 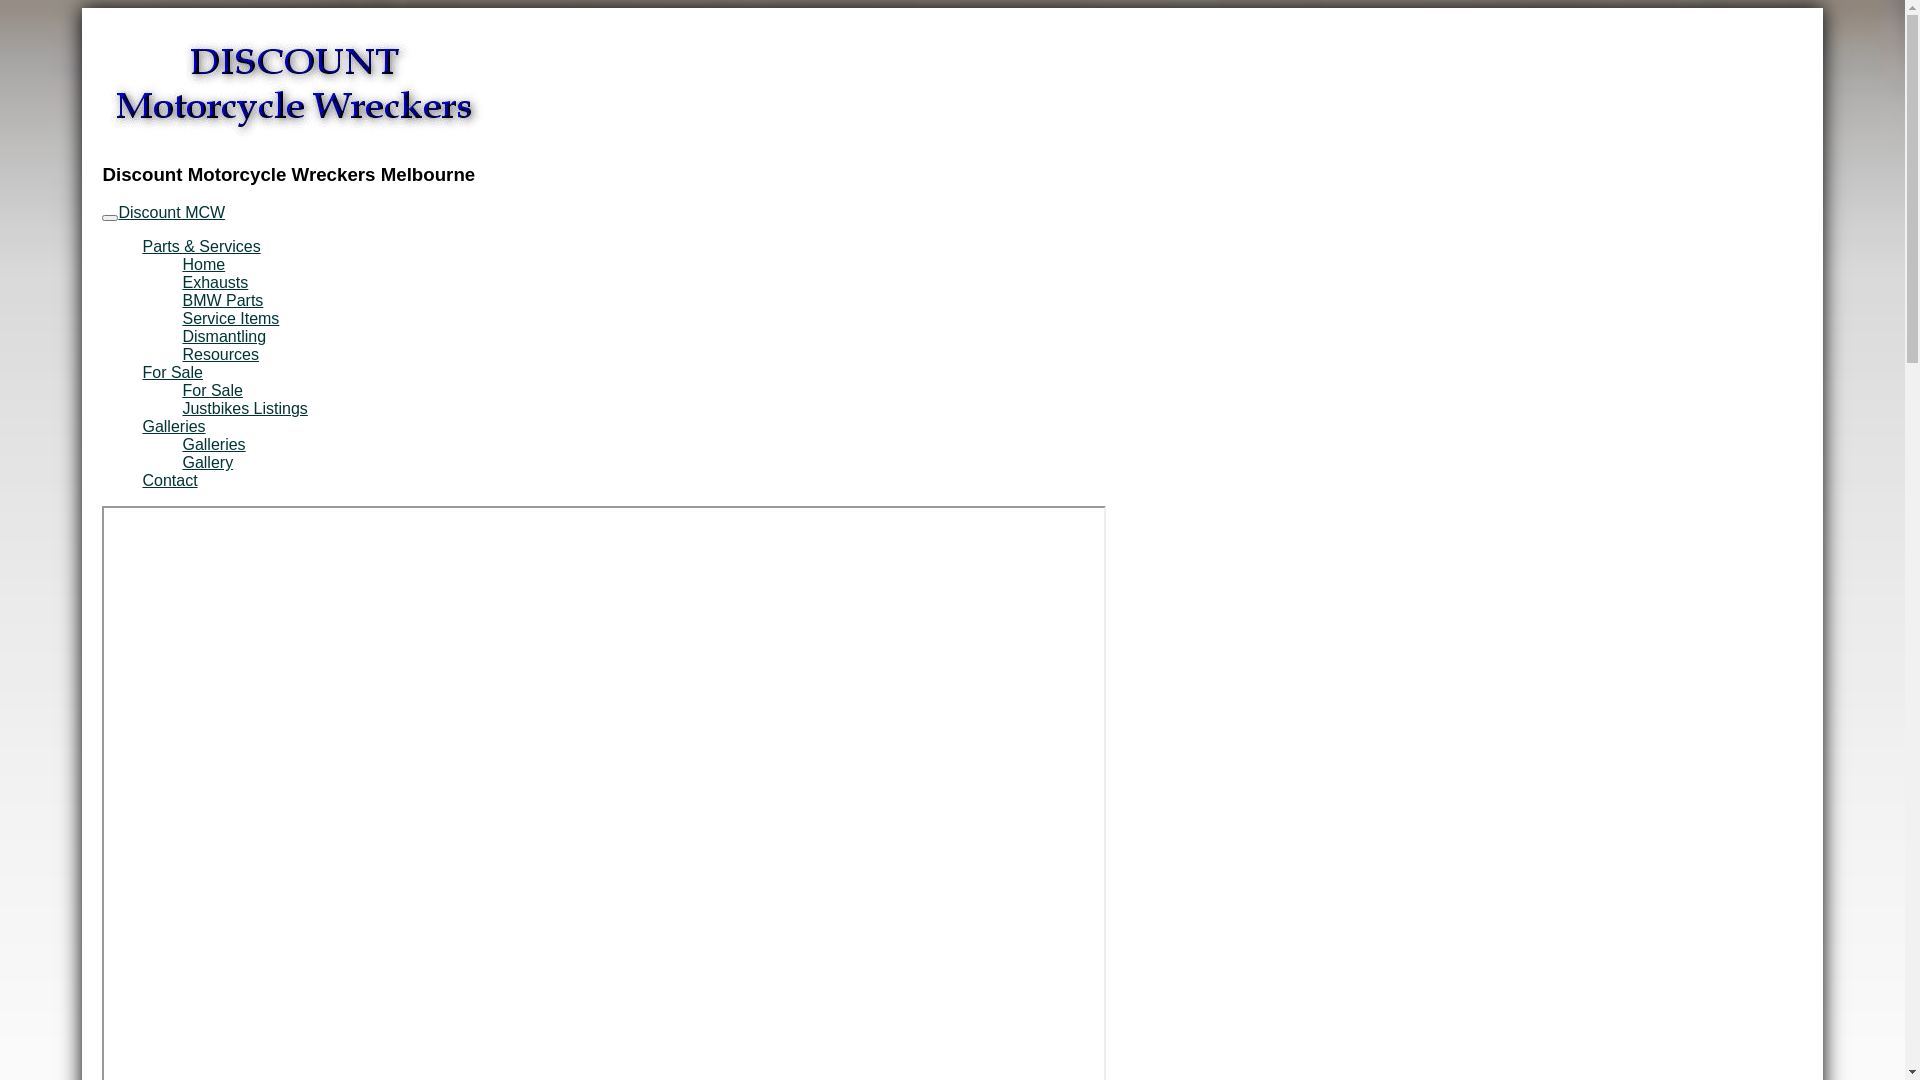 I want to click on 'Galleries', so click(x=213, y=443).